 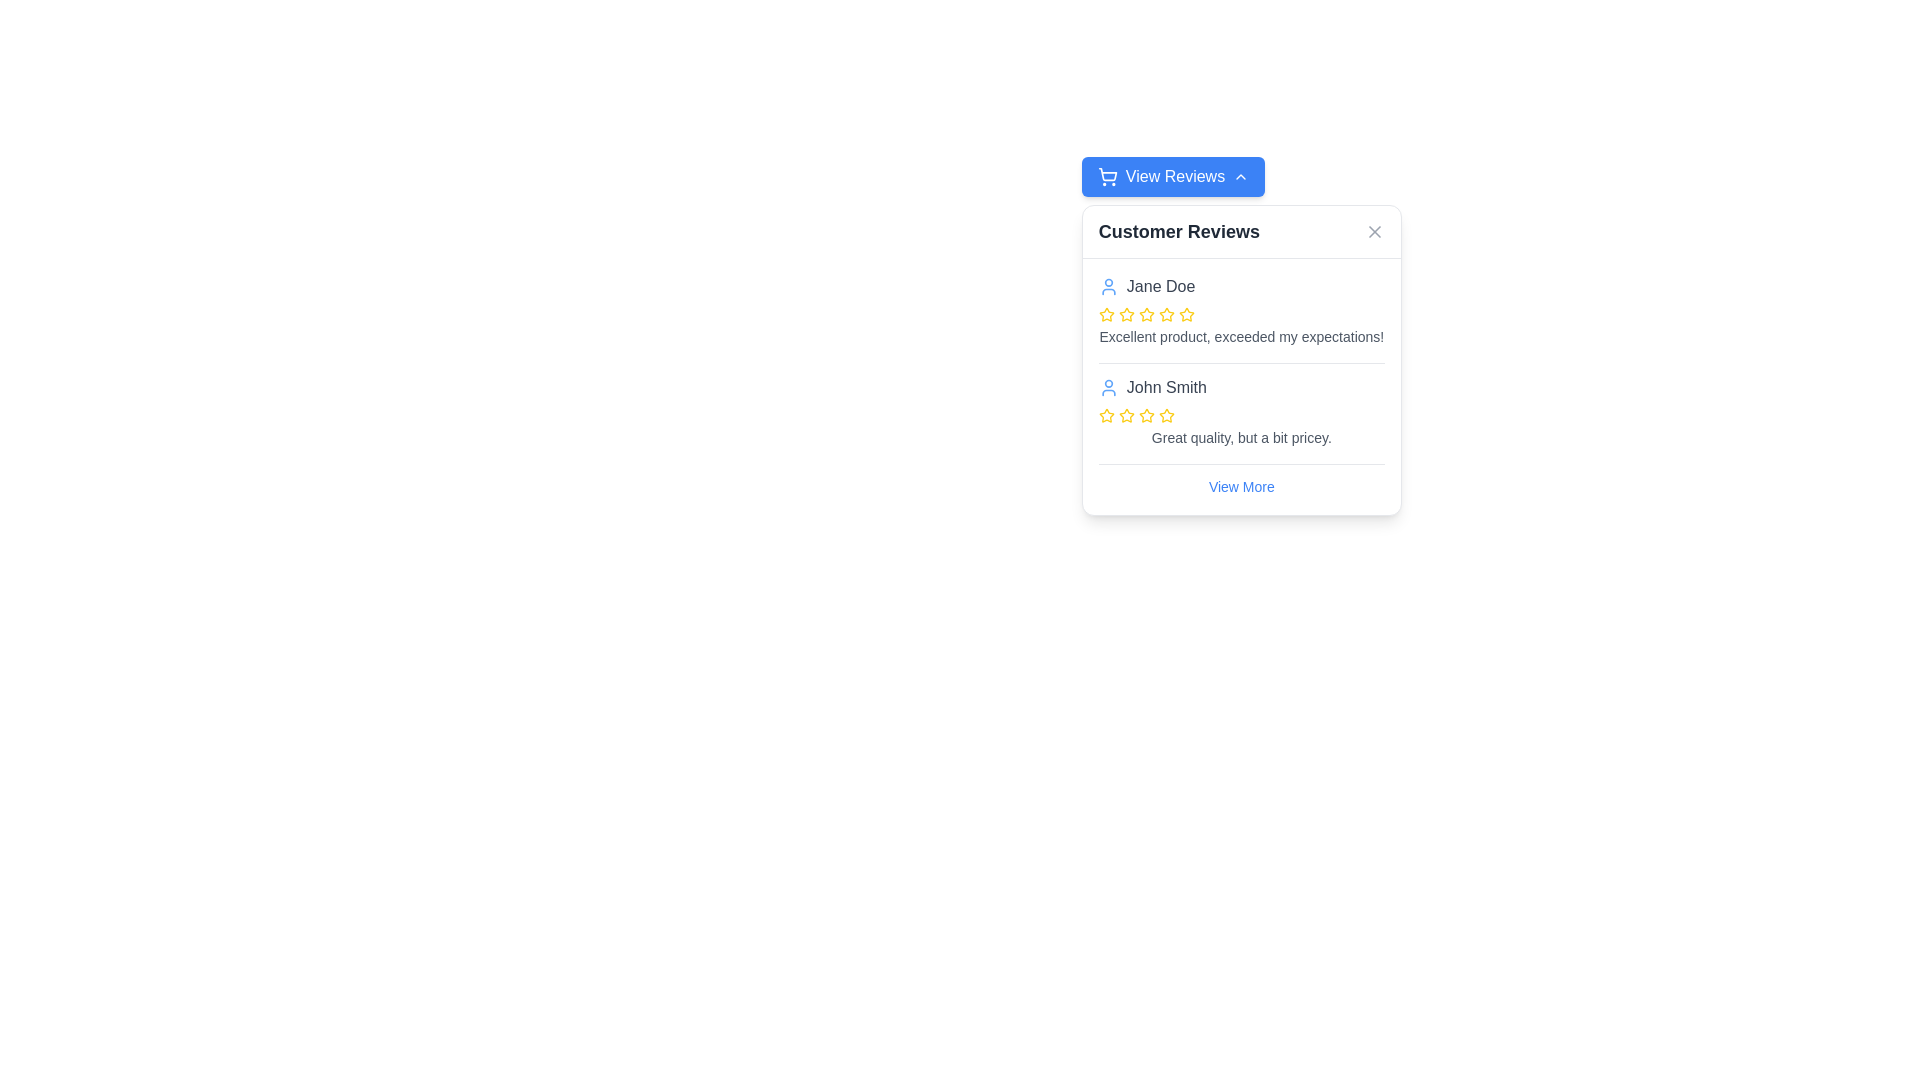 I want to click on the fifth star icon in the rating display, which represents the user's rating under the second review, so click(x=1166, y=415).